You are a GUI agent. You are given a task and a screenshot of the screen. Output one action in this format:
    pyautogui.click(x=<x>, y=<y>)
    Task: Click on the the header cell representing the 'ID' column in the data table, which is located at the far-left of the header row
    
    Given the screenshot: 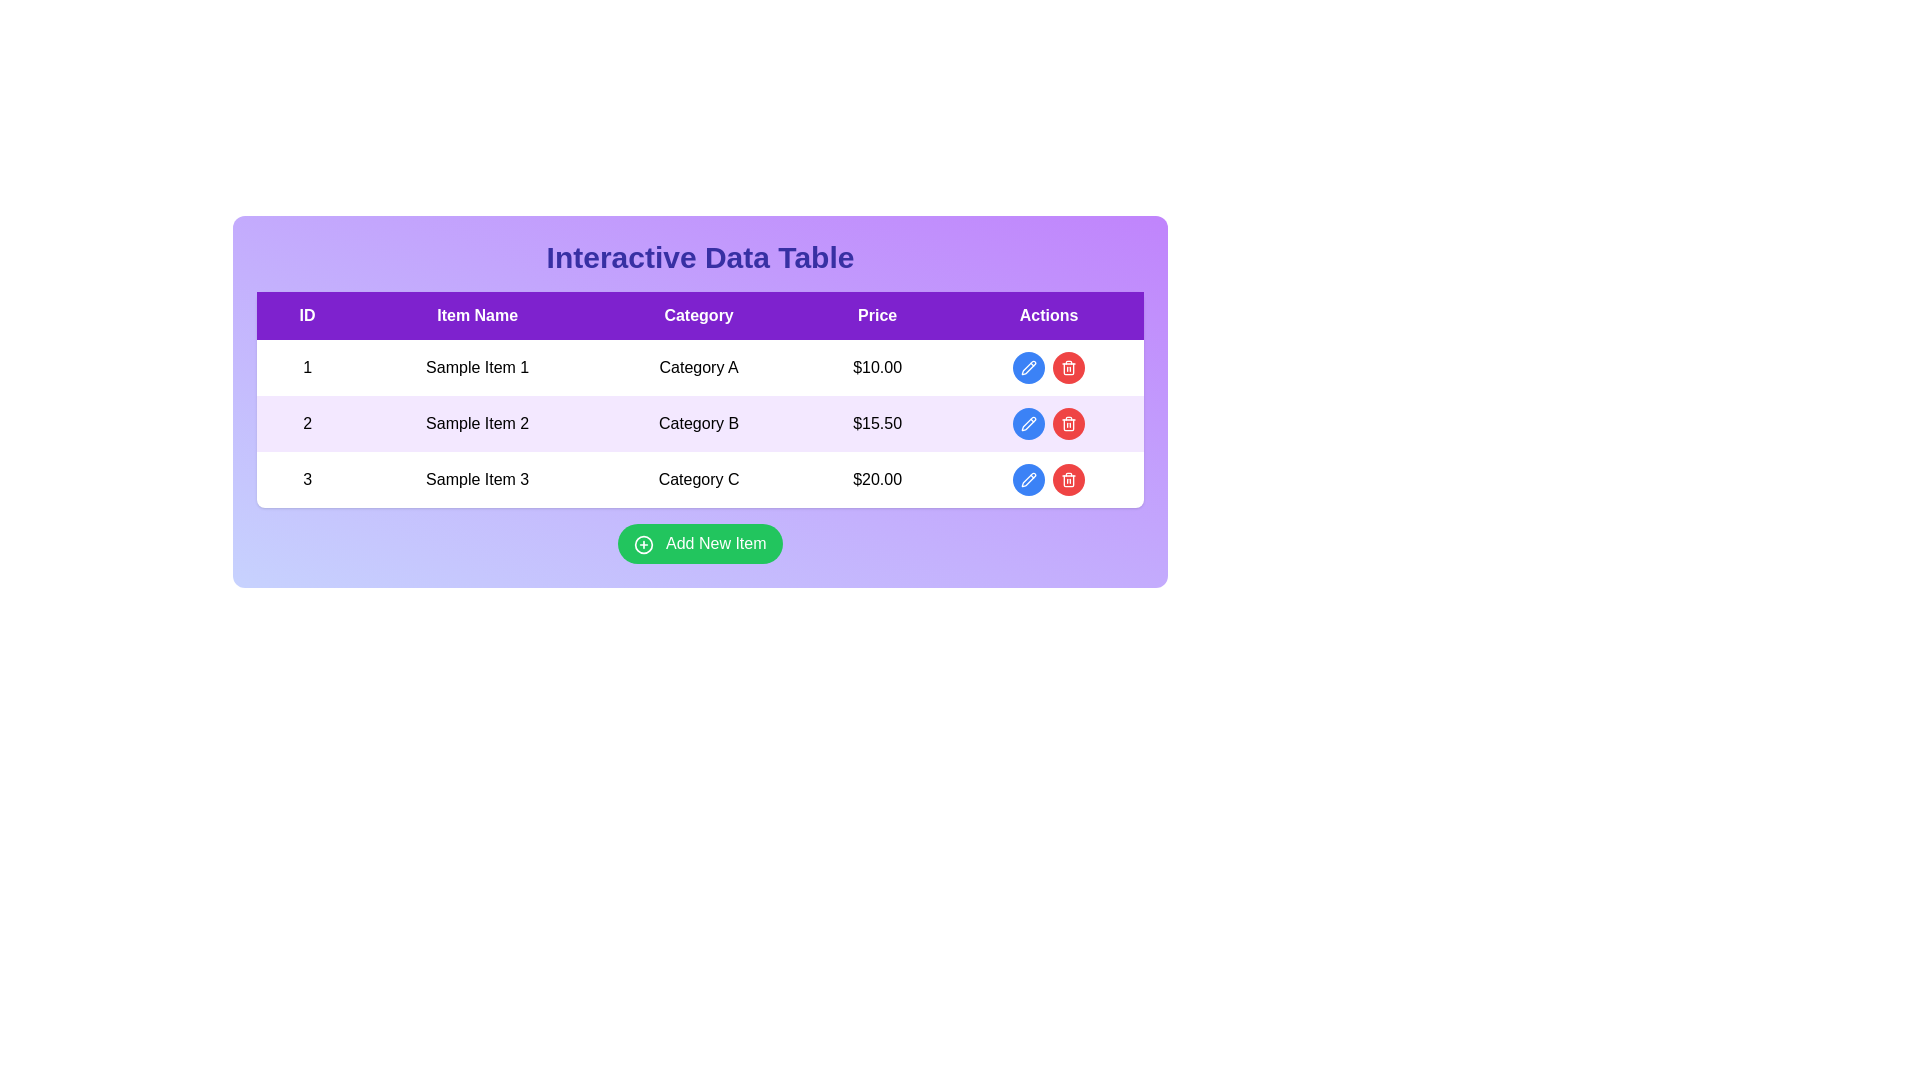 What is the action you would take?
    pyautogui.click(x=306, y=315)
    